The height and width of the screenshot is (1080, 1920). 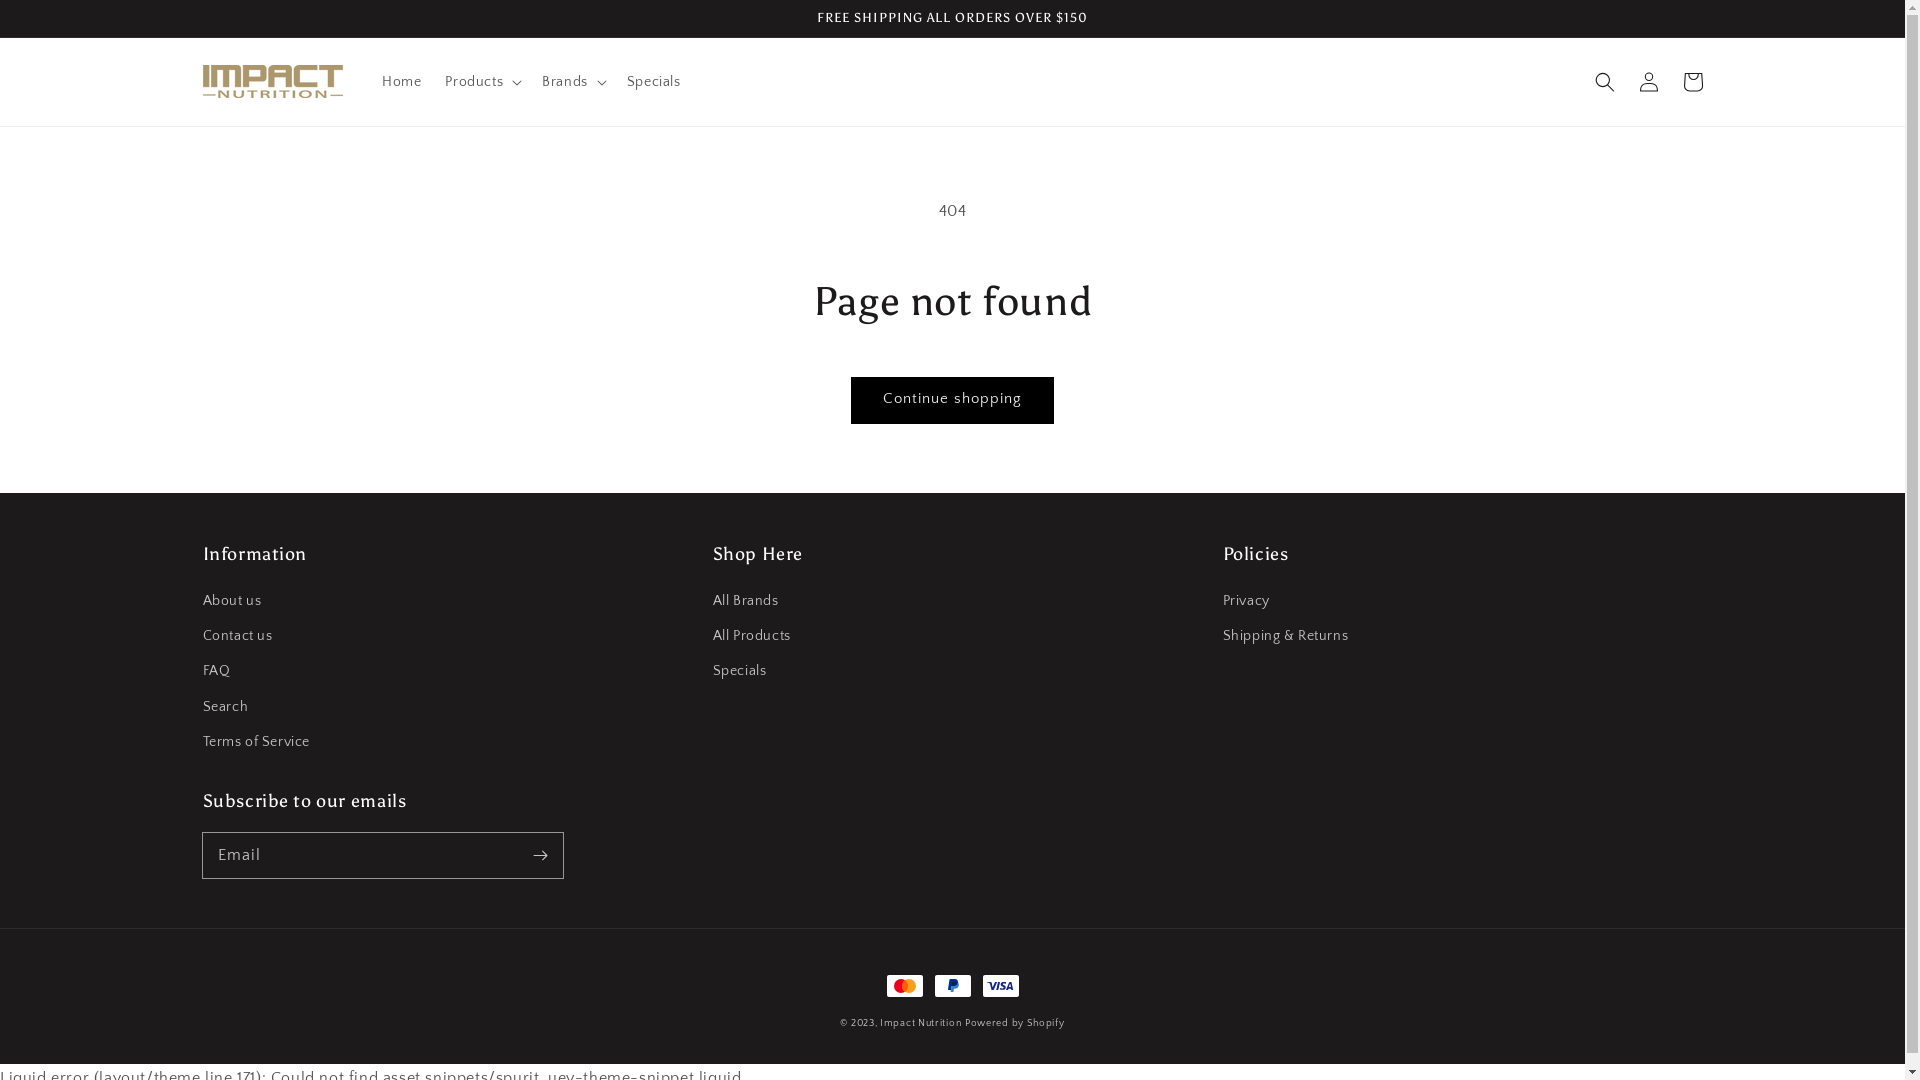 I want to click on 'All Products', so click(x=749, y=636).